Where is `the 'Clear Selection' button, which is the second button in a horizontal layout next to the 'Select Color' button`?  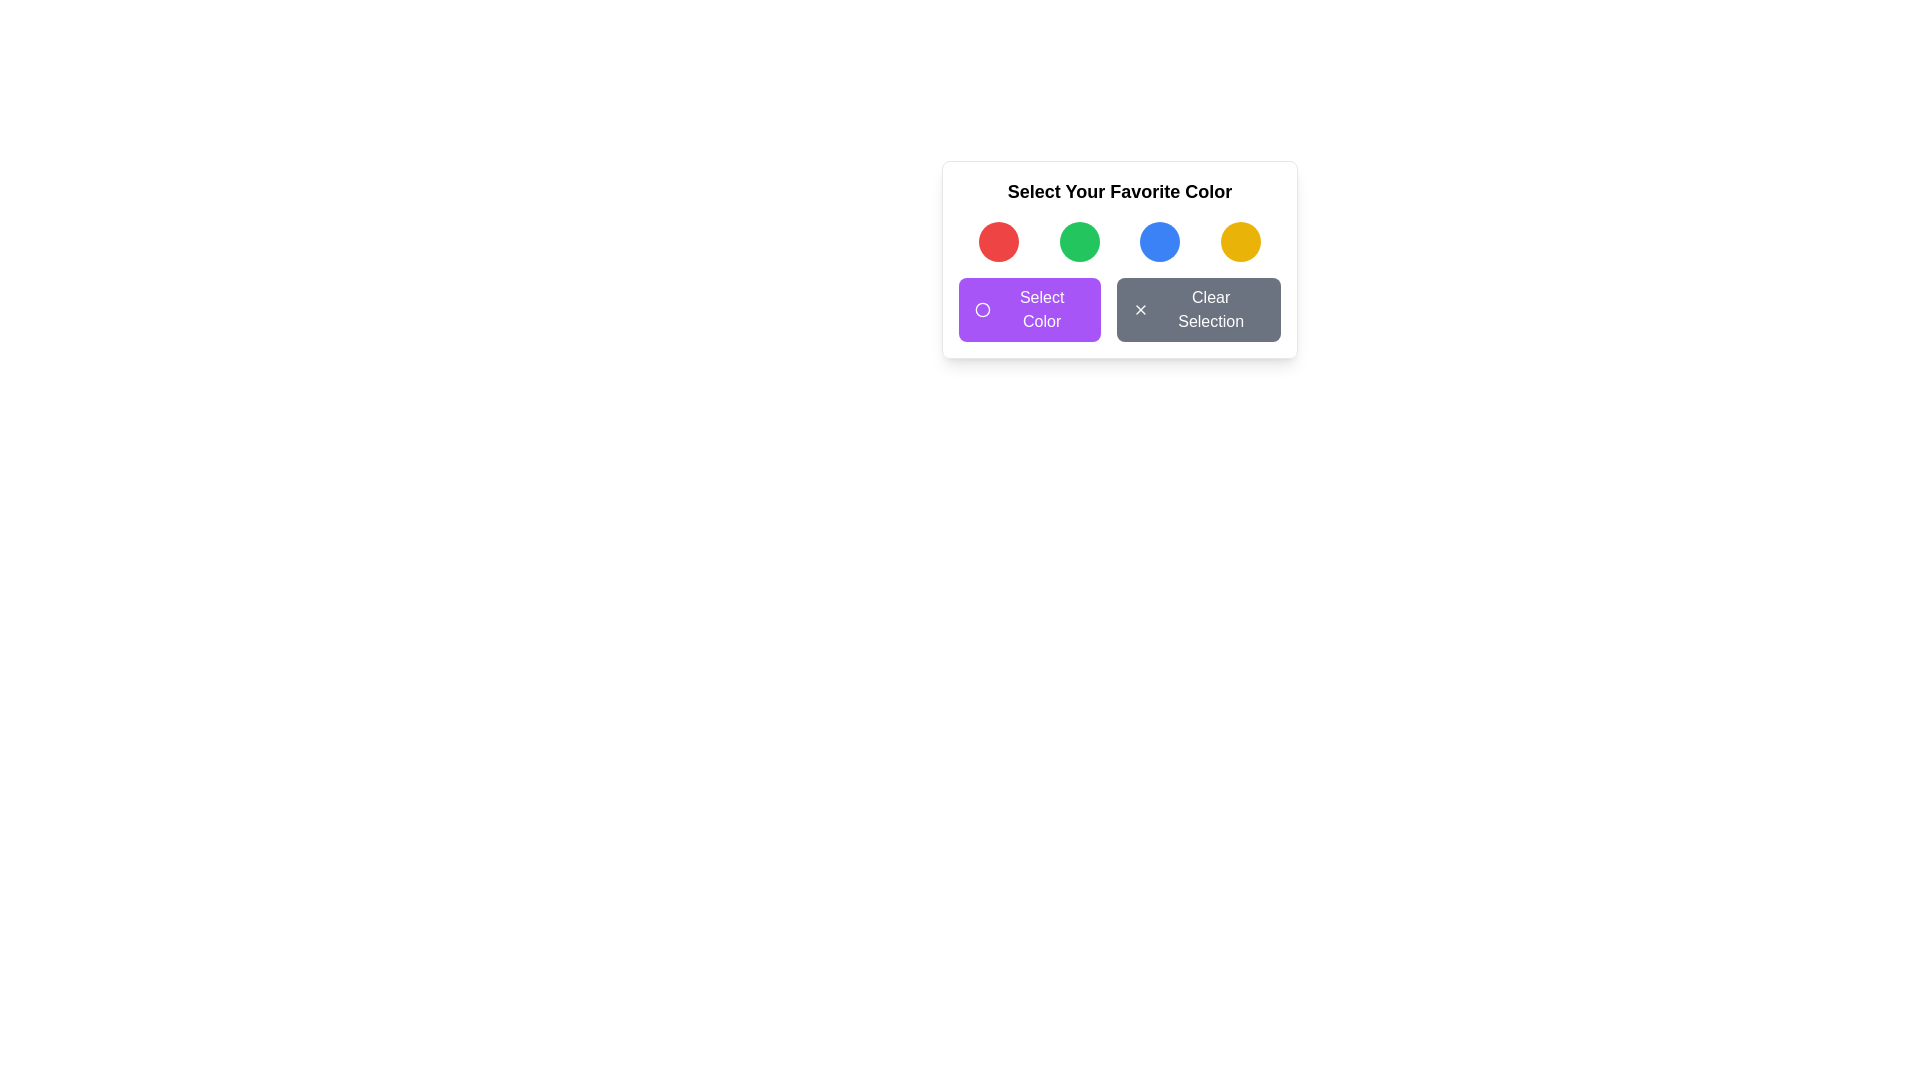 the 'Clear Selection' button, which is the second button in a horizontal layout next to the 'Select Color' button is located at coordinates (1199, 309).